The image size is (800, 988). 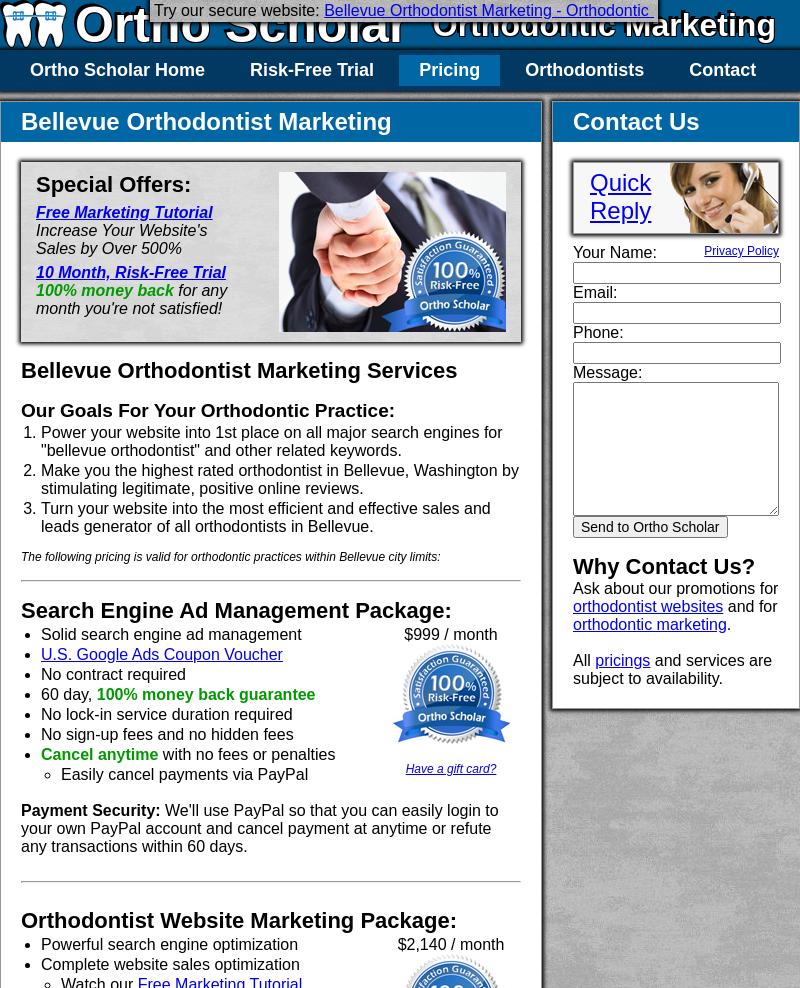 I want to click on 'Your Name:', so click(x=572, y=251).